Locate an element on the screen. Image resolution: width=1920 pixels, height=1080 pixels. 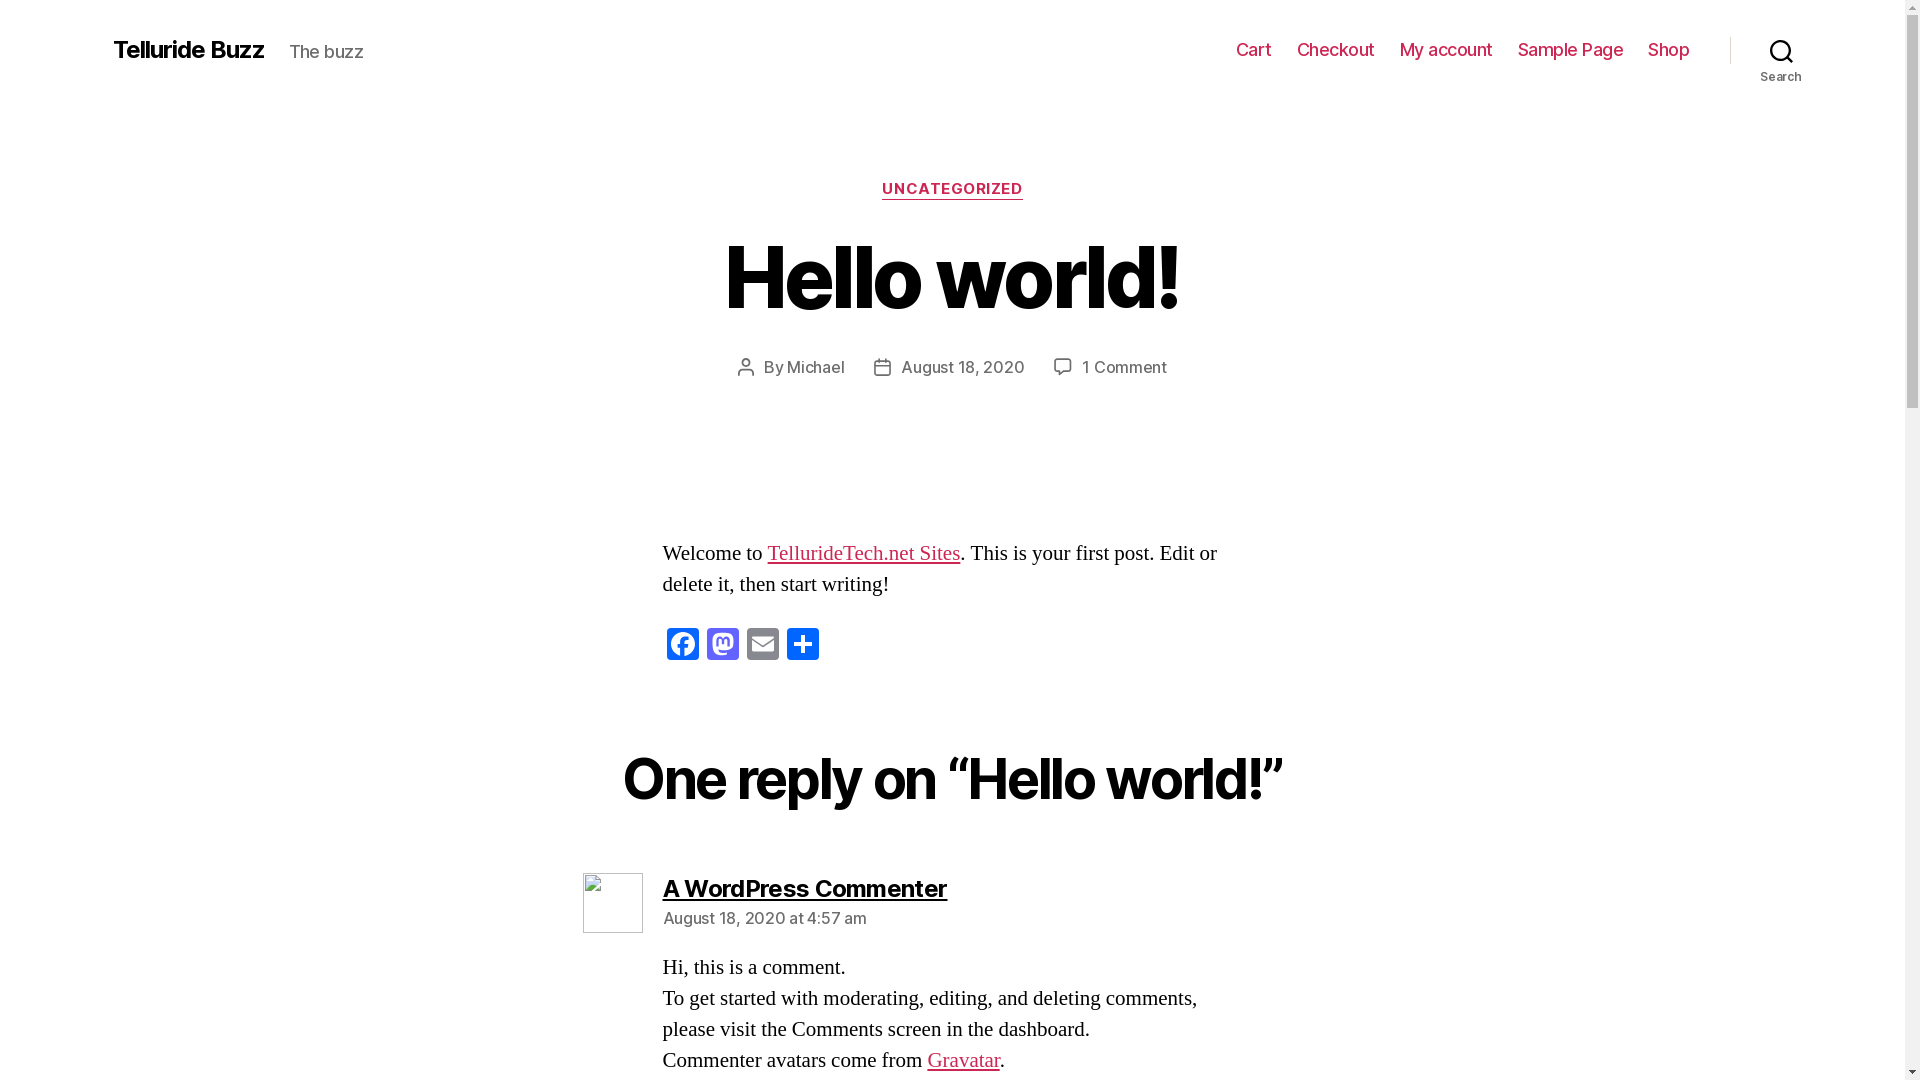
'TellurideTech.net Sites' is located at coordinates (767, 553).